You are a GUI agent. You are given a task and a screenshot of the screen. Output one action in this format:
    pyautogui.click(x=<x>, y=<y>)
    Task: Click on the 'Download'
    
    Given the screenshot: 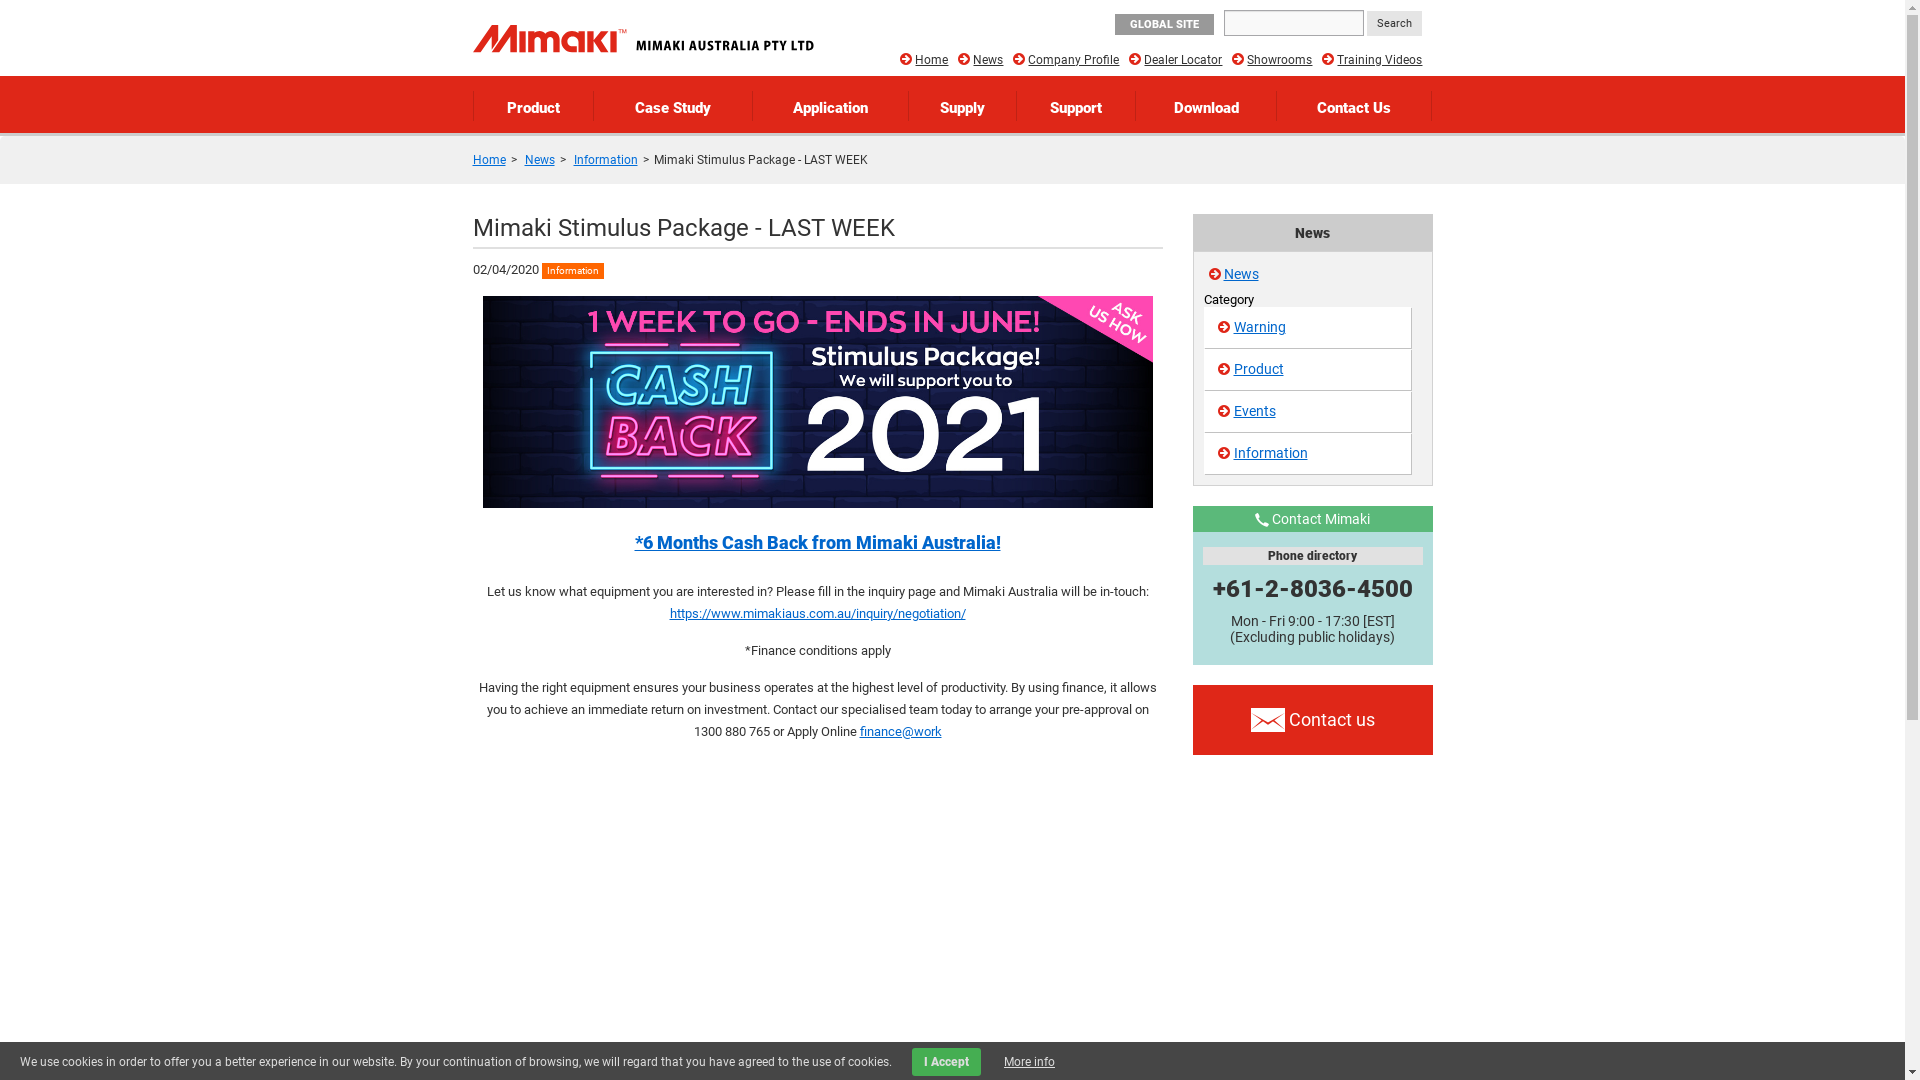 What is the action you would take?
    pyautogui.click(x=1204, y=105)
    